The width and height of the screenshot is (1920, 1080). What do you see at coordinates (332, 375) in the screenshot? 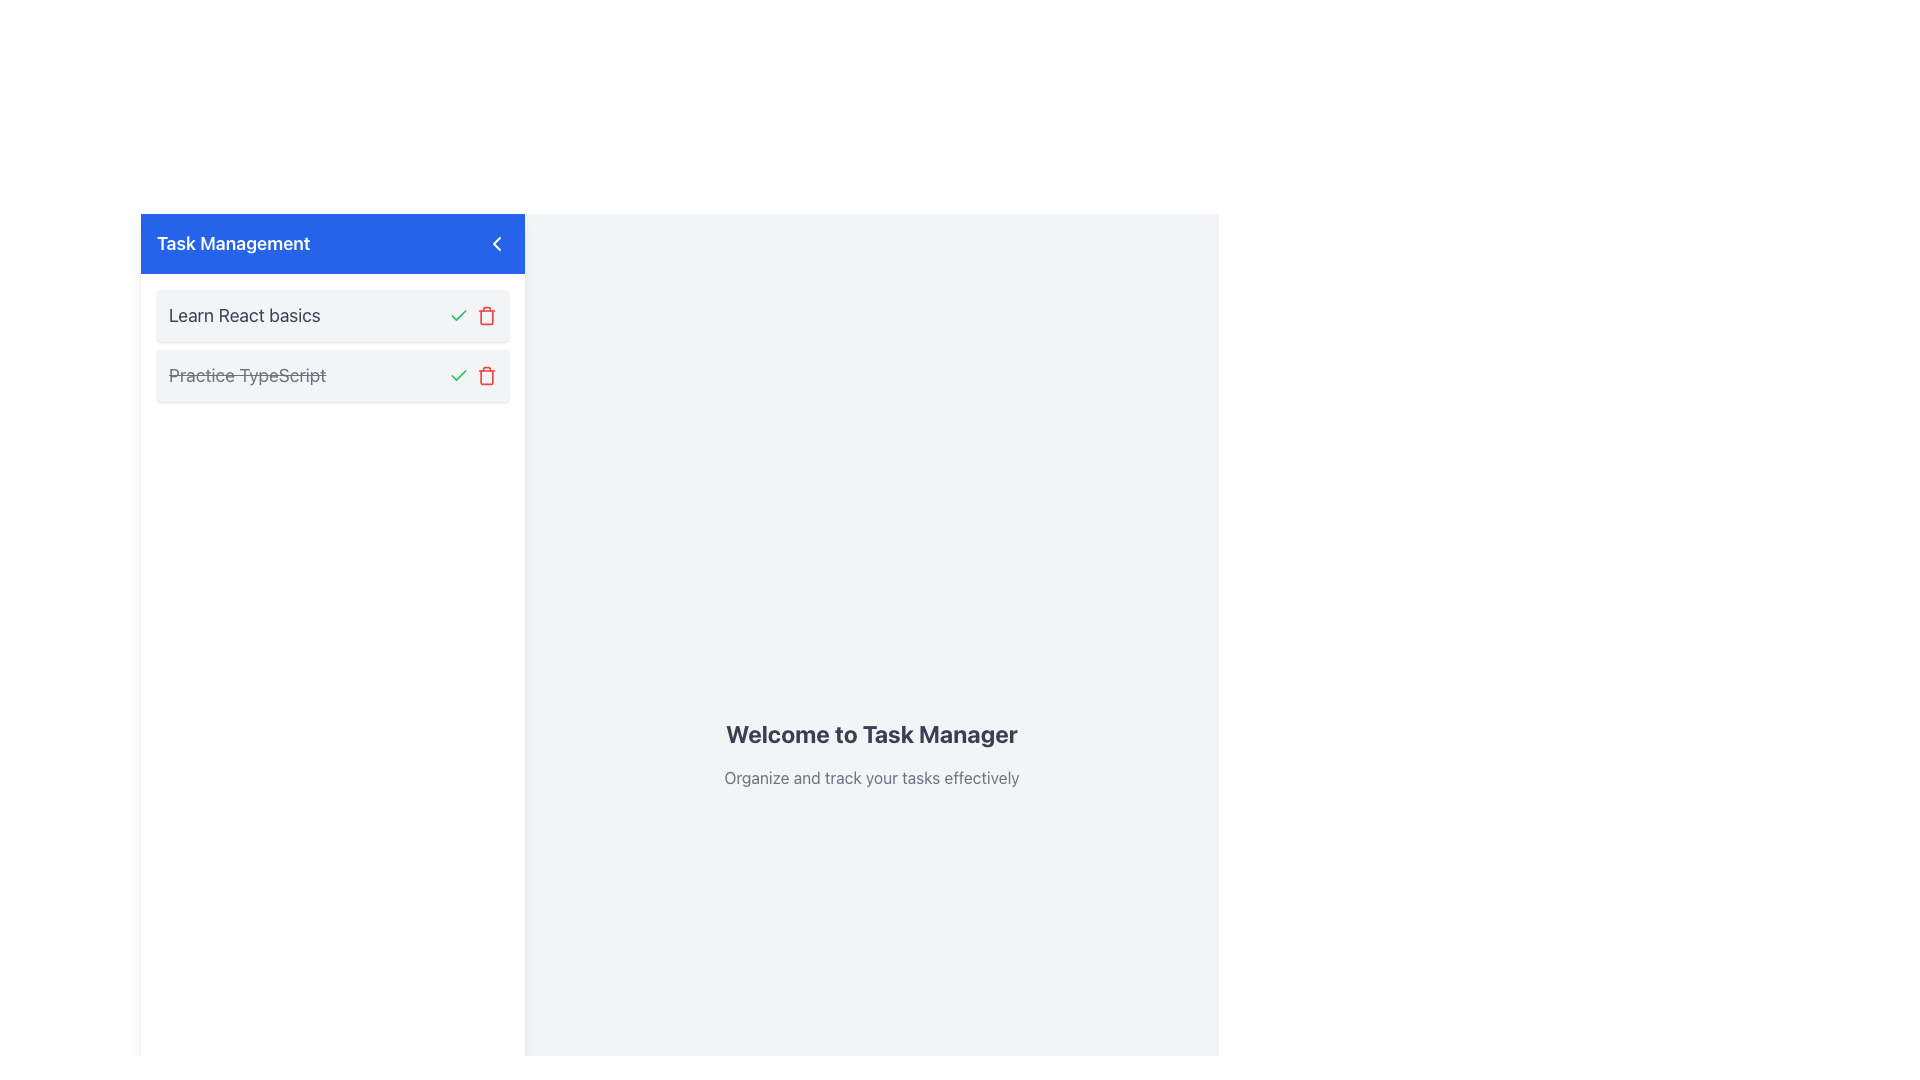
I see `the 'Practice TypeScript' task list item, which is marked as completed with a line-through effect` at bounding box center [332, 375].